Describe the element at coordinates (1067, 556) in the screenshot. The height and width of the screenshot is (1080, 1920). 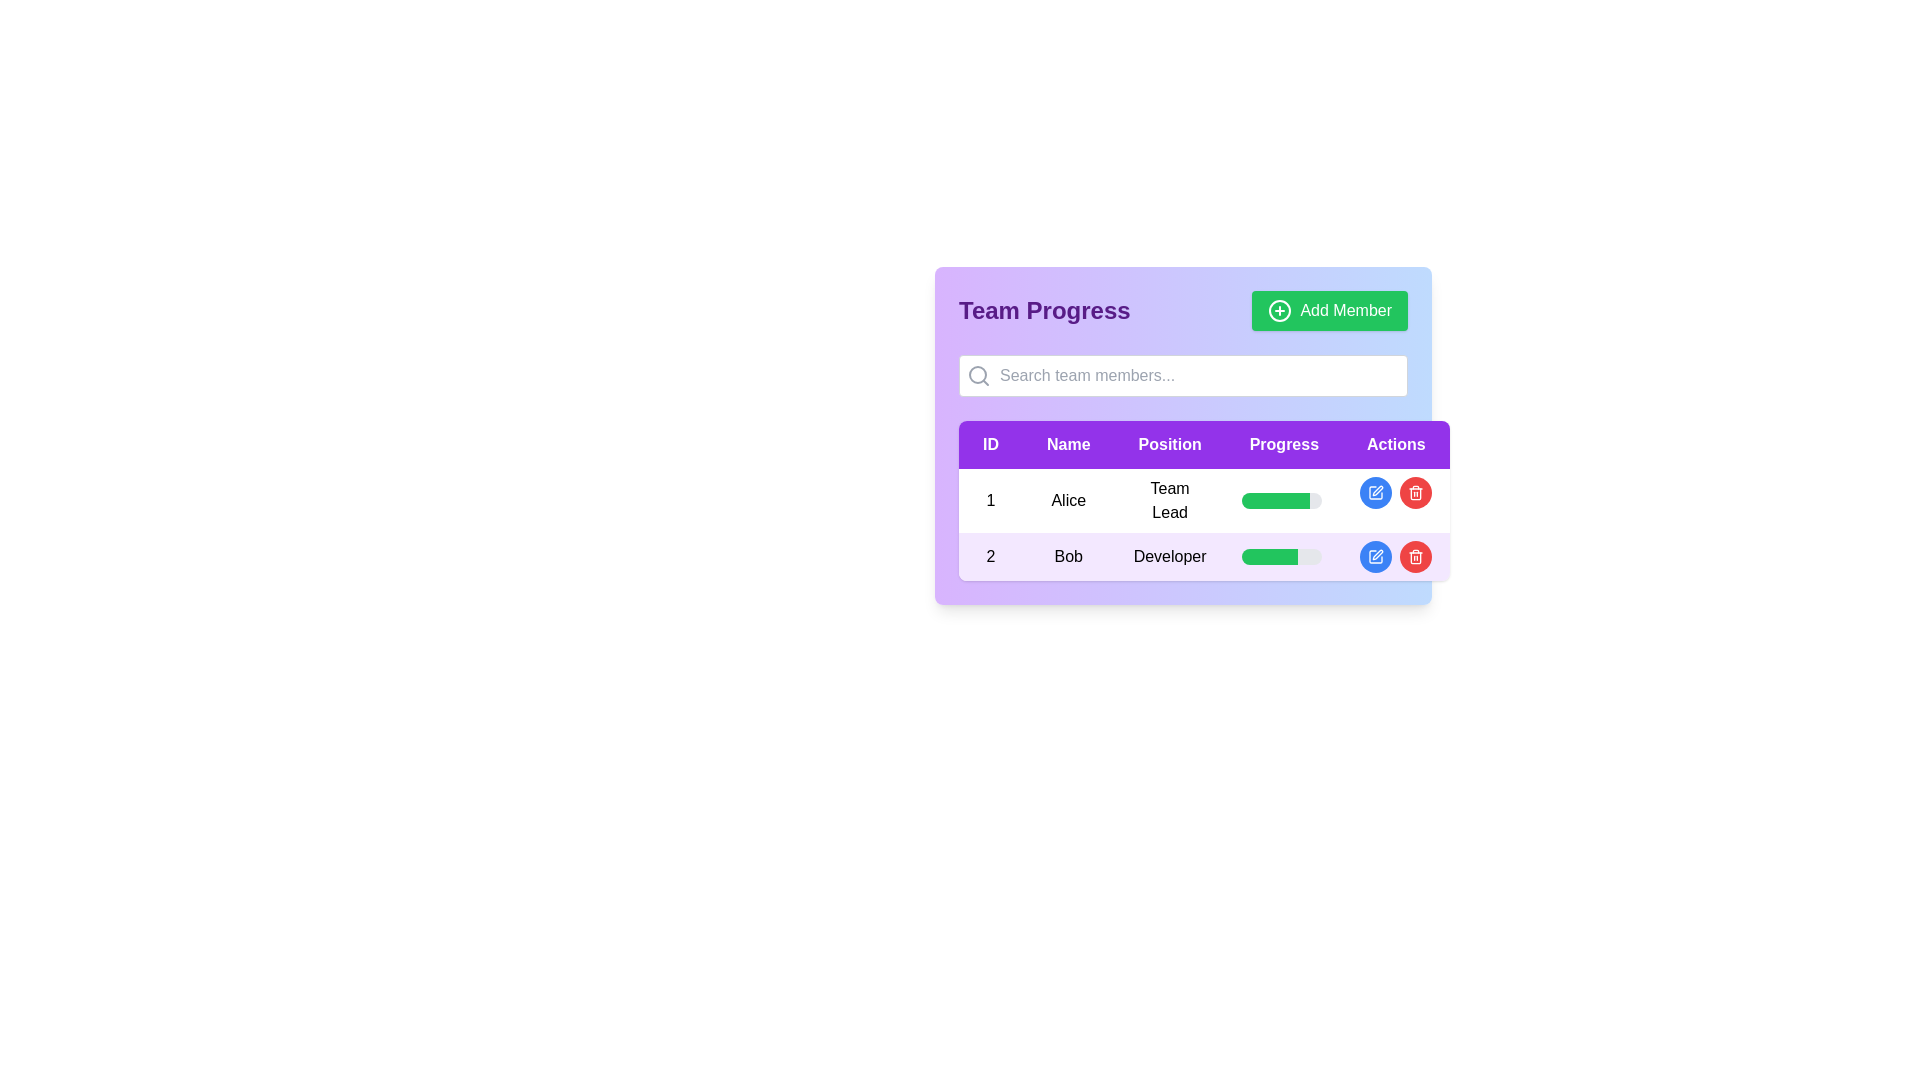
I see `displayed text from the second cell in the 'Name' column of the team progress overview table, which is located directly below the cell containing 'Alice'` at that location.